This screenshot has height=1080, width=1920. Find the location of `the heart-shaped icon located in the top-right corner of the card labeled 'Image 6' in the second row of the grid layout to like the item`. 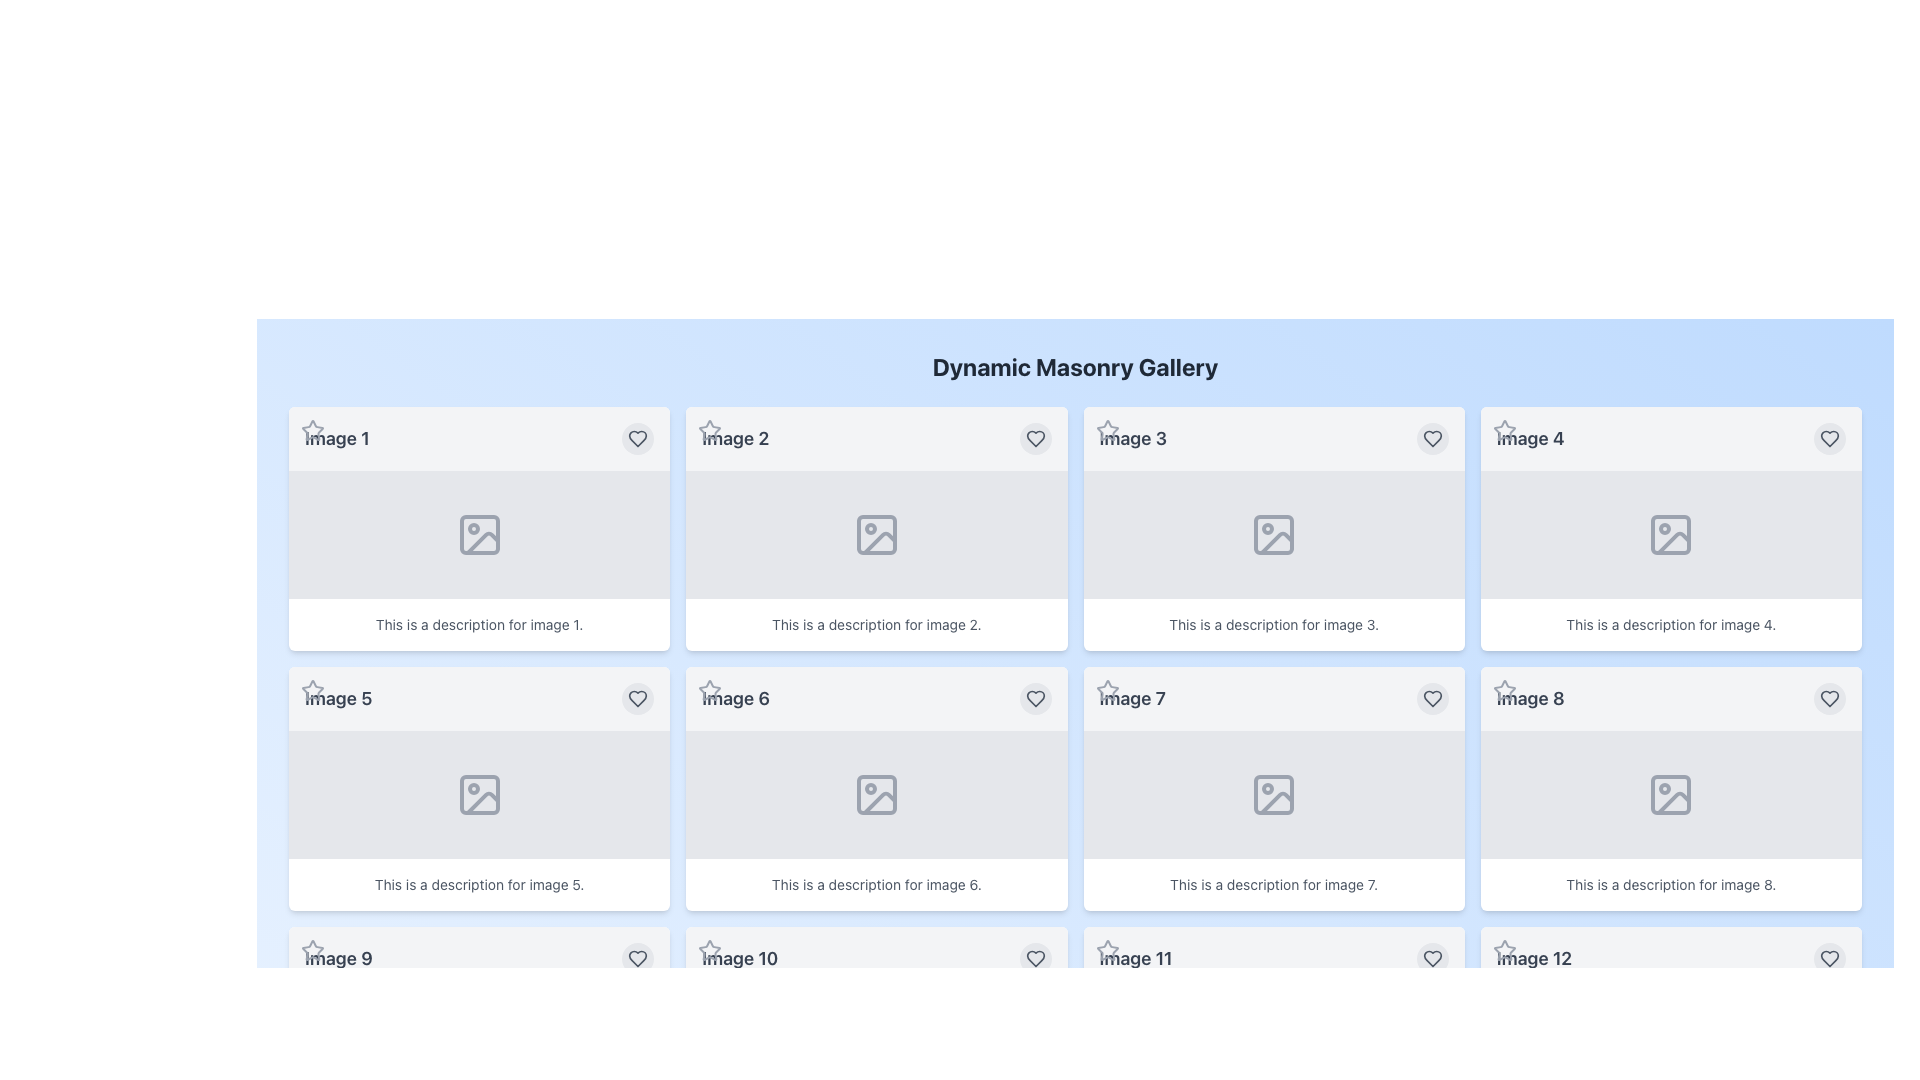

the heart-shaped icon located in the top-right corner of the card labeled 'Image 6' in the second row of the grid layout to like the item is located at coordinates (1035, 958).